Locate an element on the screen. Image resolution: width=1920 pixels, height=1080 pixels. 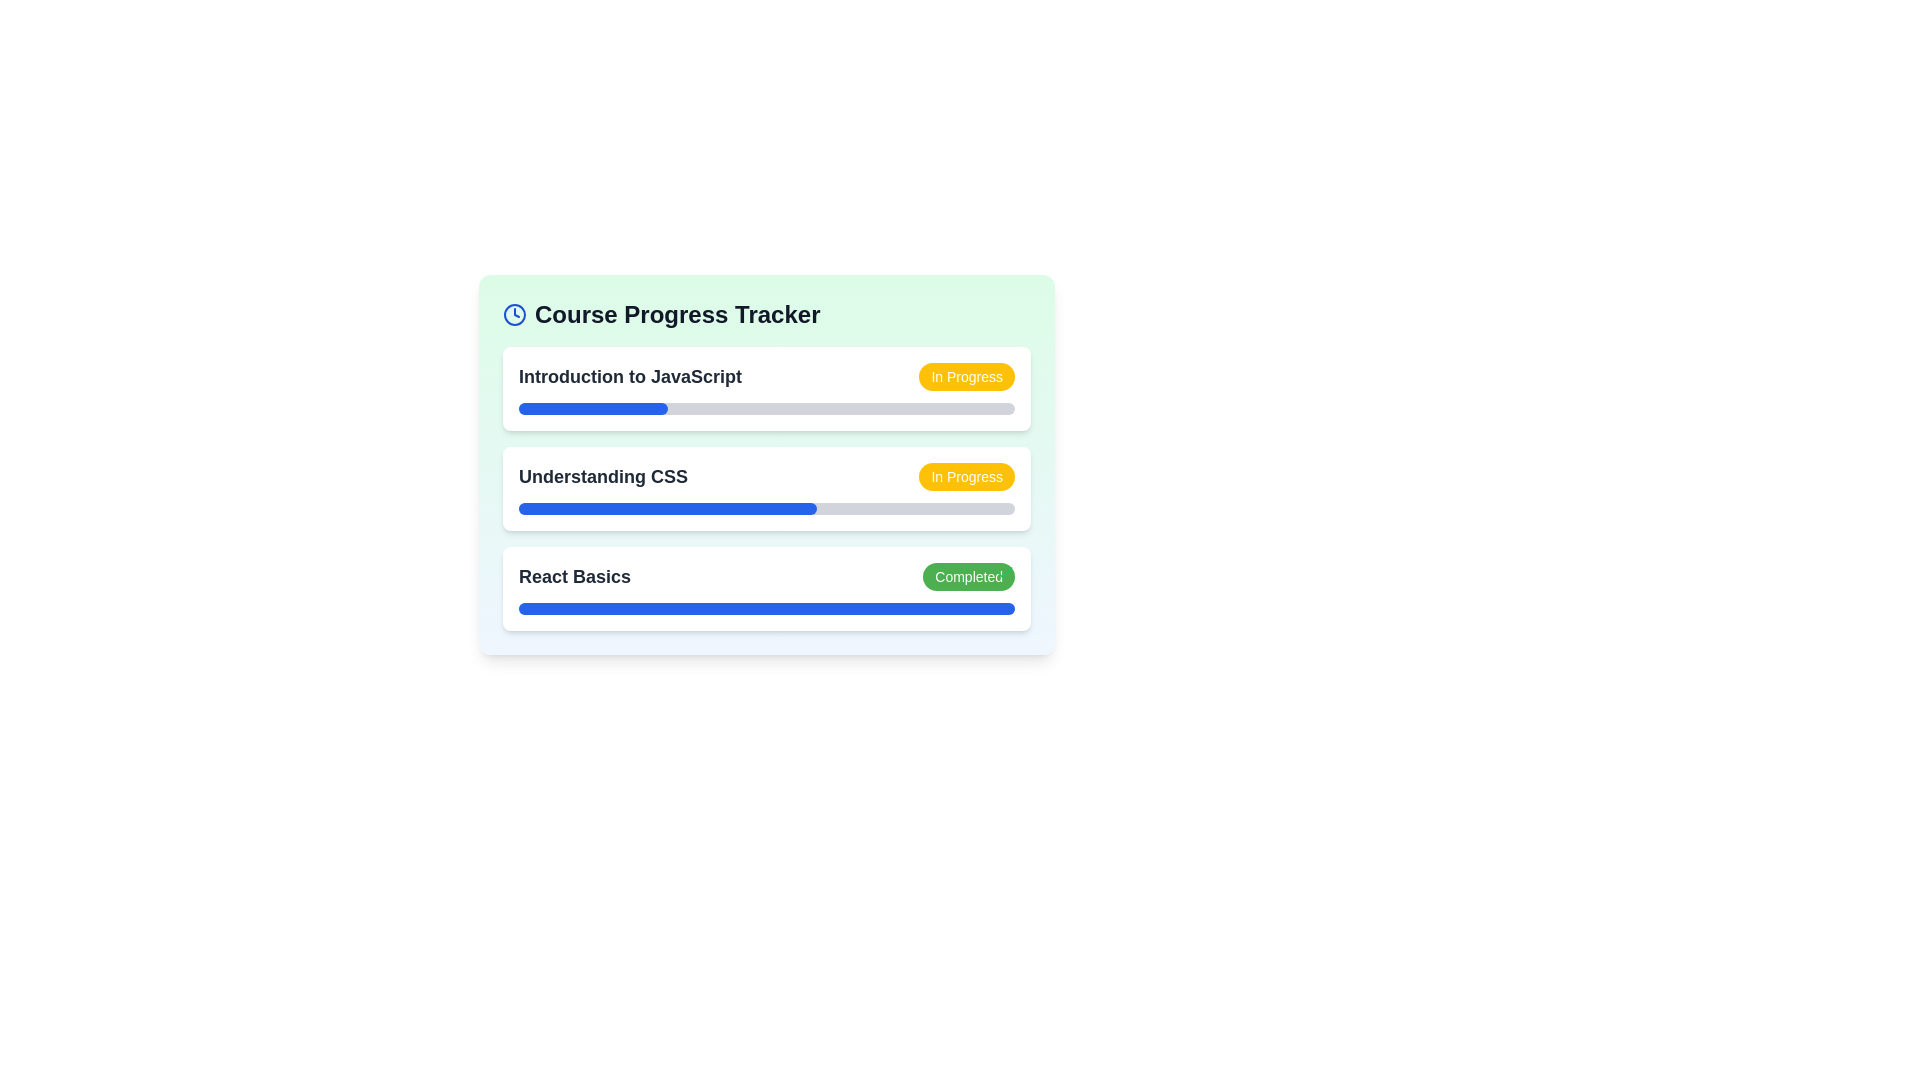
the second progress bar in the 'Understanding CSS' entry of the 'Course Progress Tracker' card, which indicates 60% completion is located at coordinates (667, 508).